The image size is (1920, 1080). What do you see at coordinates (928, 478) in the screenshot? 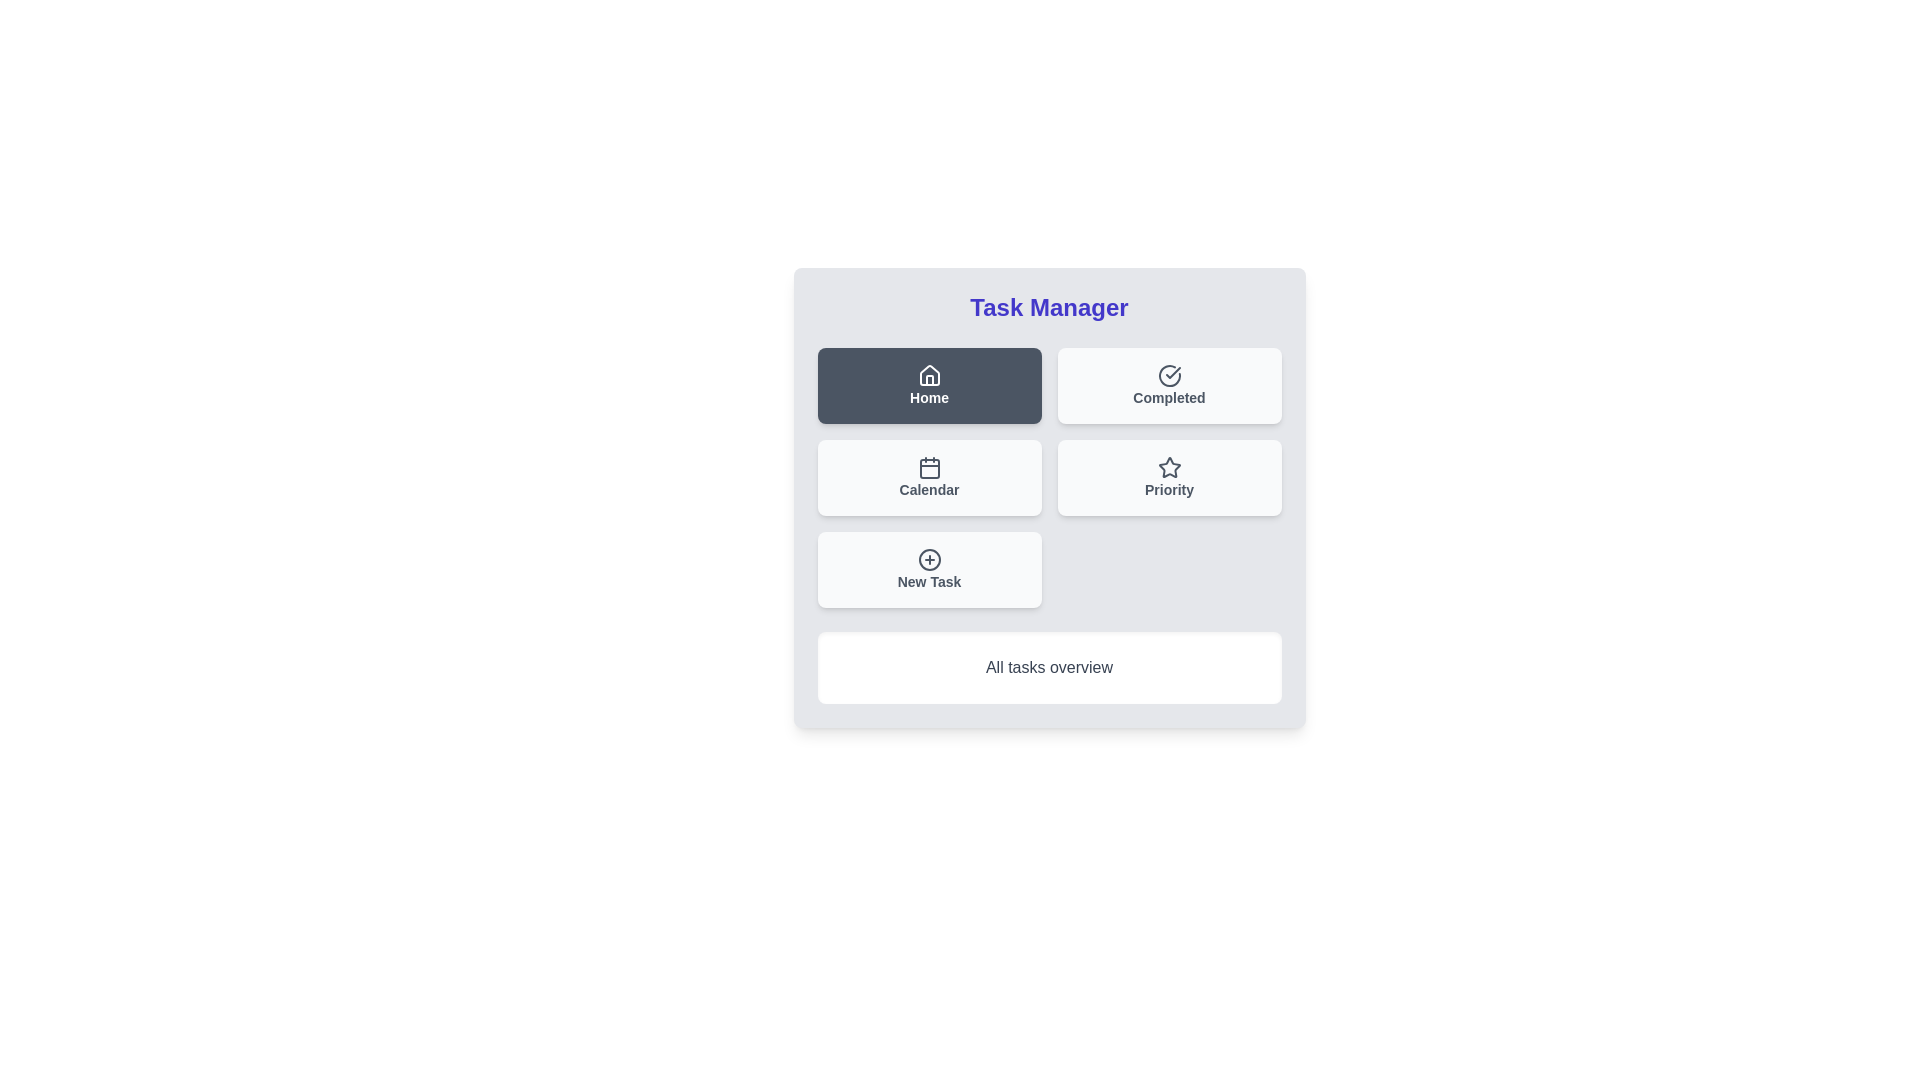
I see `the navigation button located in the bottom-left of the second row` at bounding box center [928, 478].